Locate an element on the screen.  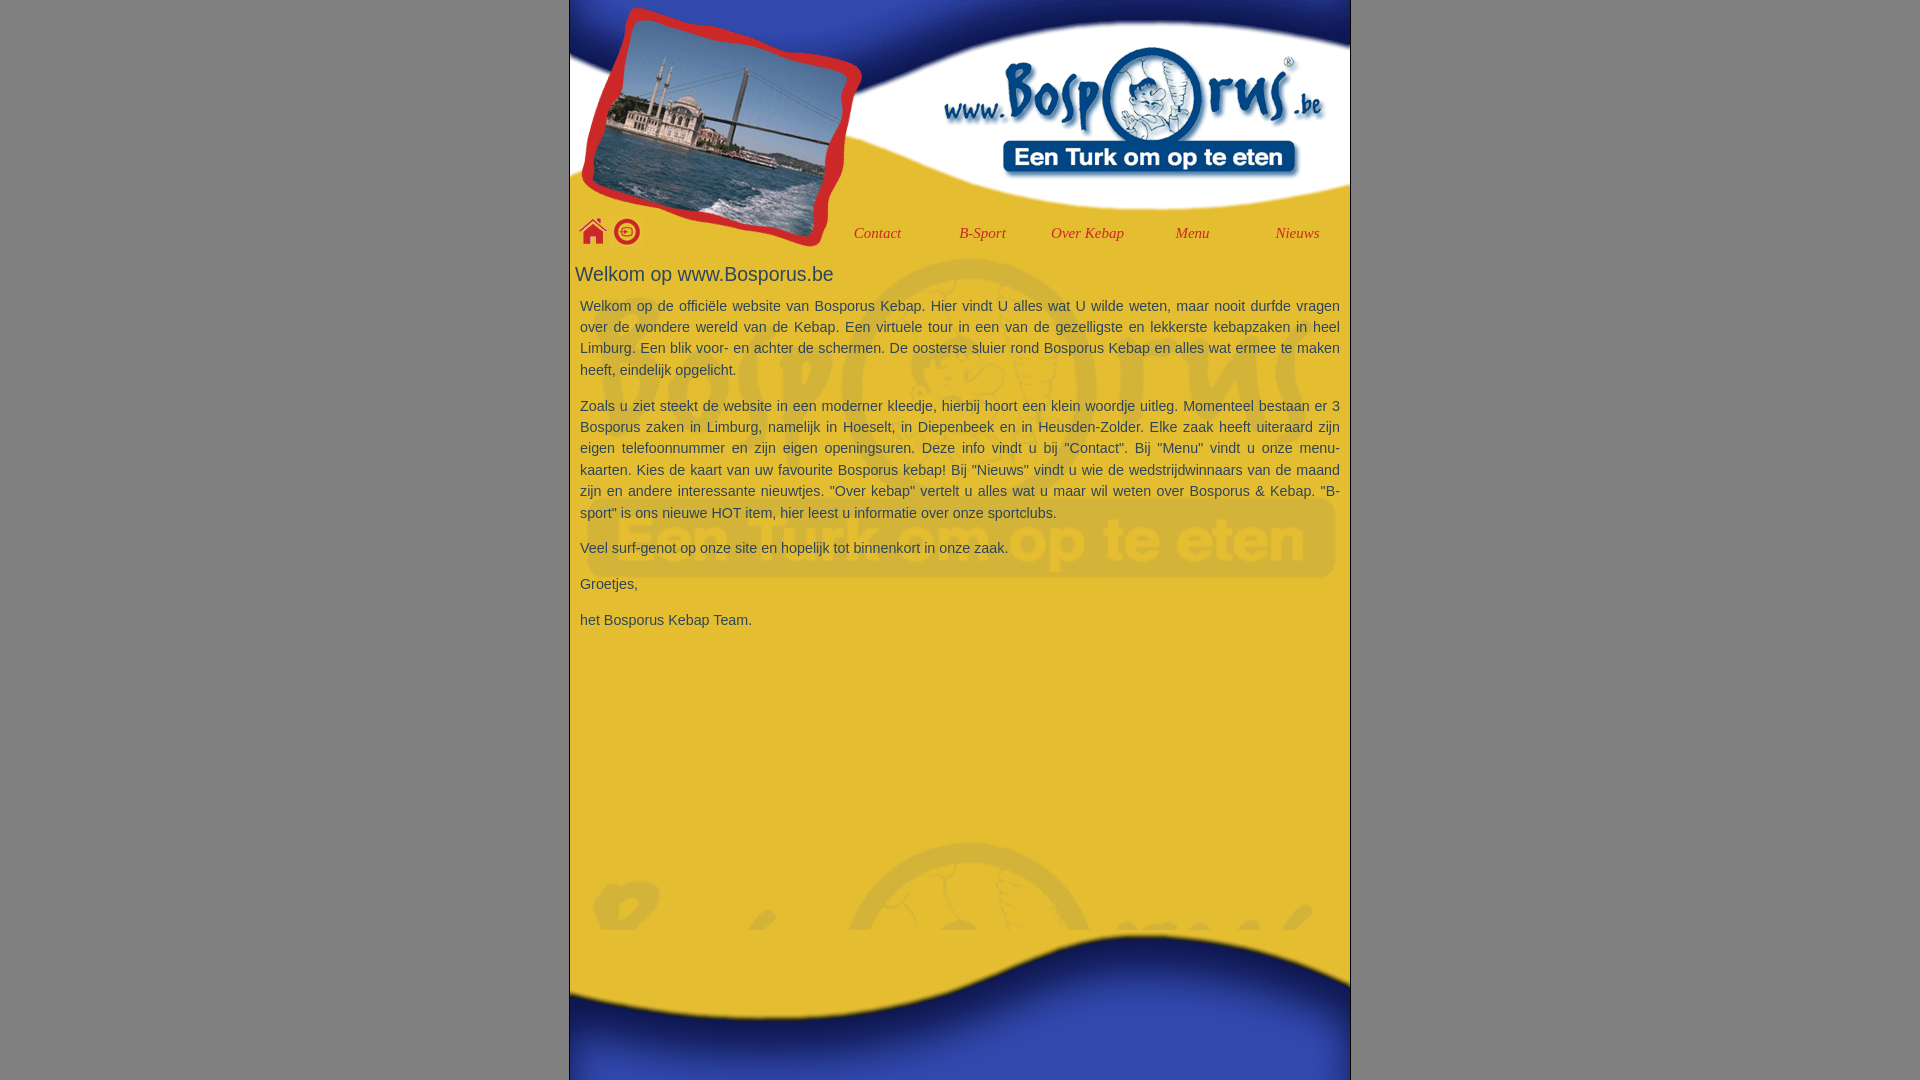
'Over Kebap' is located at coordinates (1086, 233).